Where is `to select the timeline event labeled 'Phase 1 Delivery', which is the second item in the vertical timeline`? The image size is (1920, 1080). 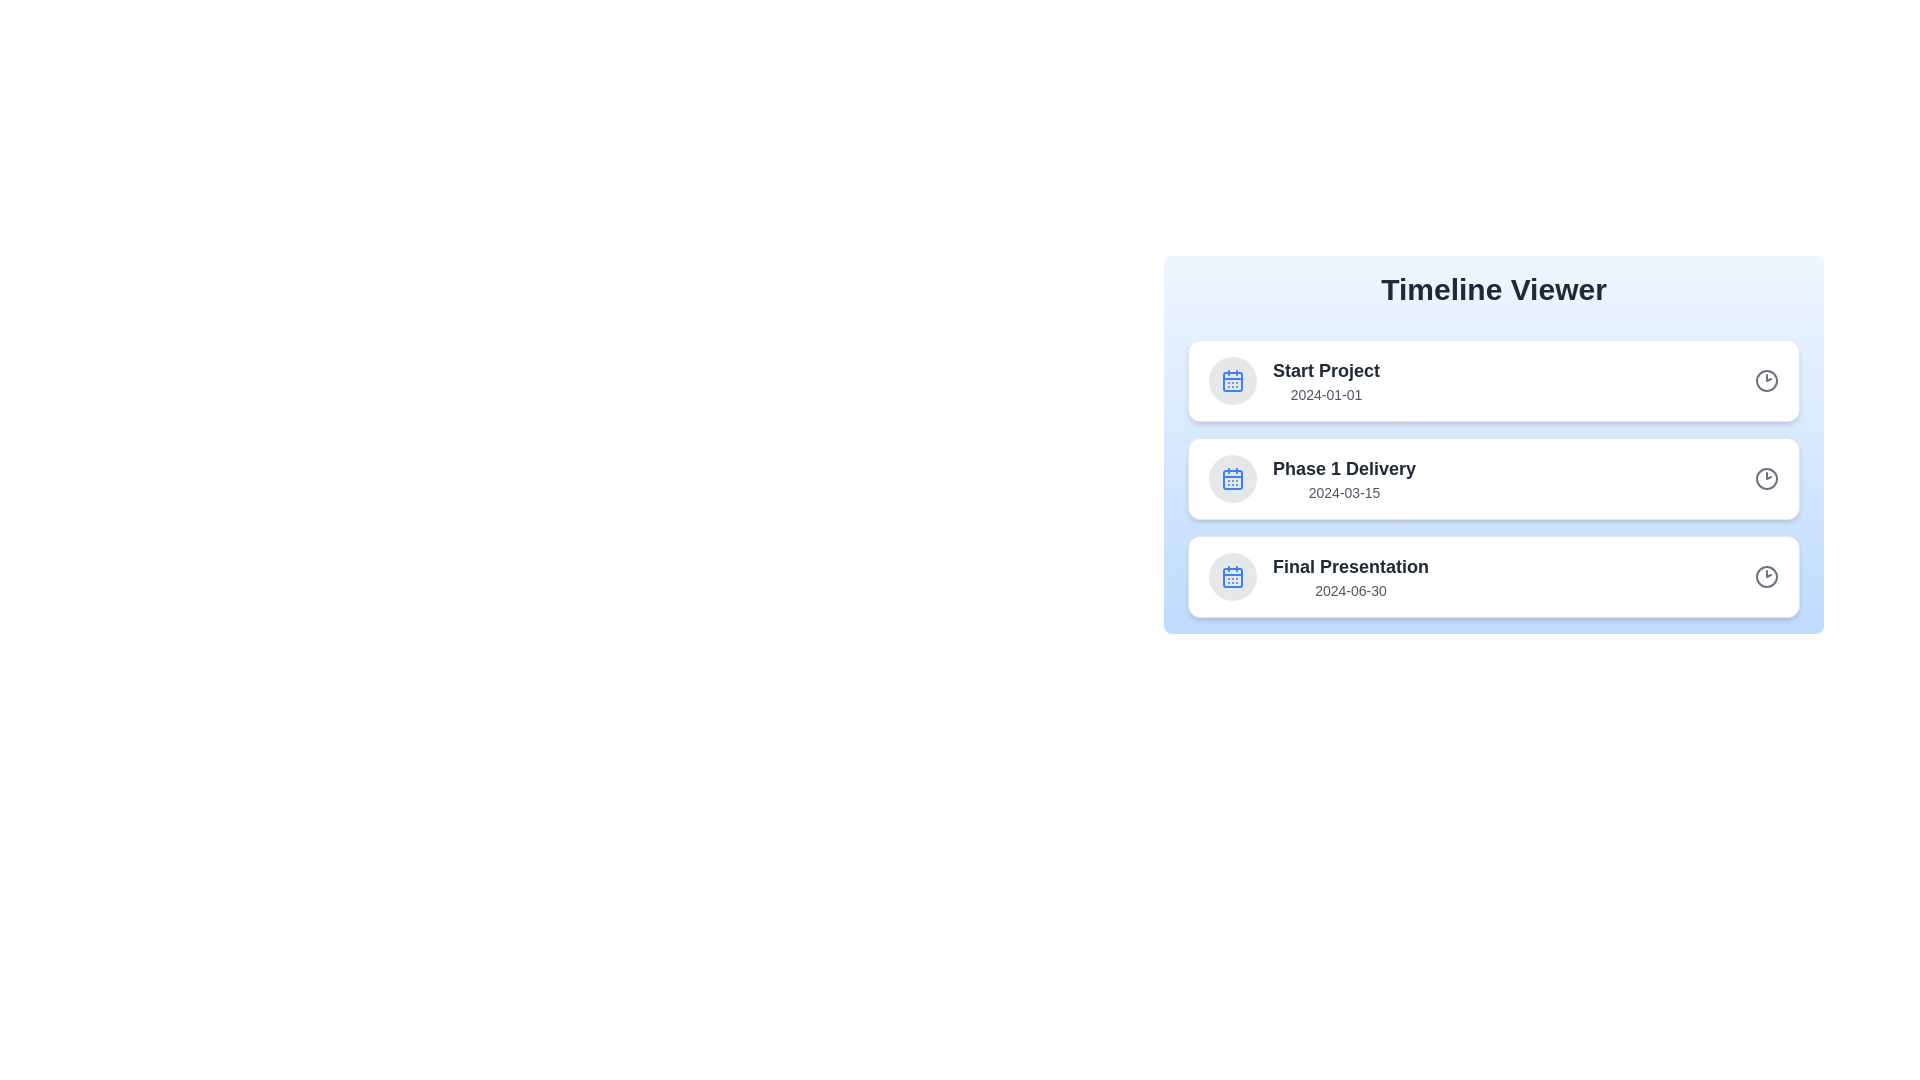 to select the timeline event labeled 'Phase 1 Delivery', which is the second item in the vertical timeline is located at coordinates (1493, 478).